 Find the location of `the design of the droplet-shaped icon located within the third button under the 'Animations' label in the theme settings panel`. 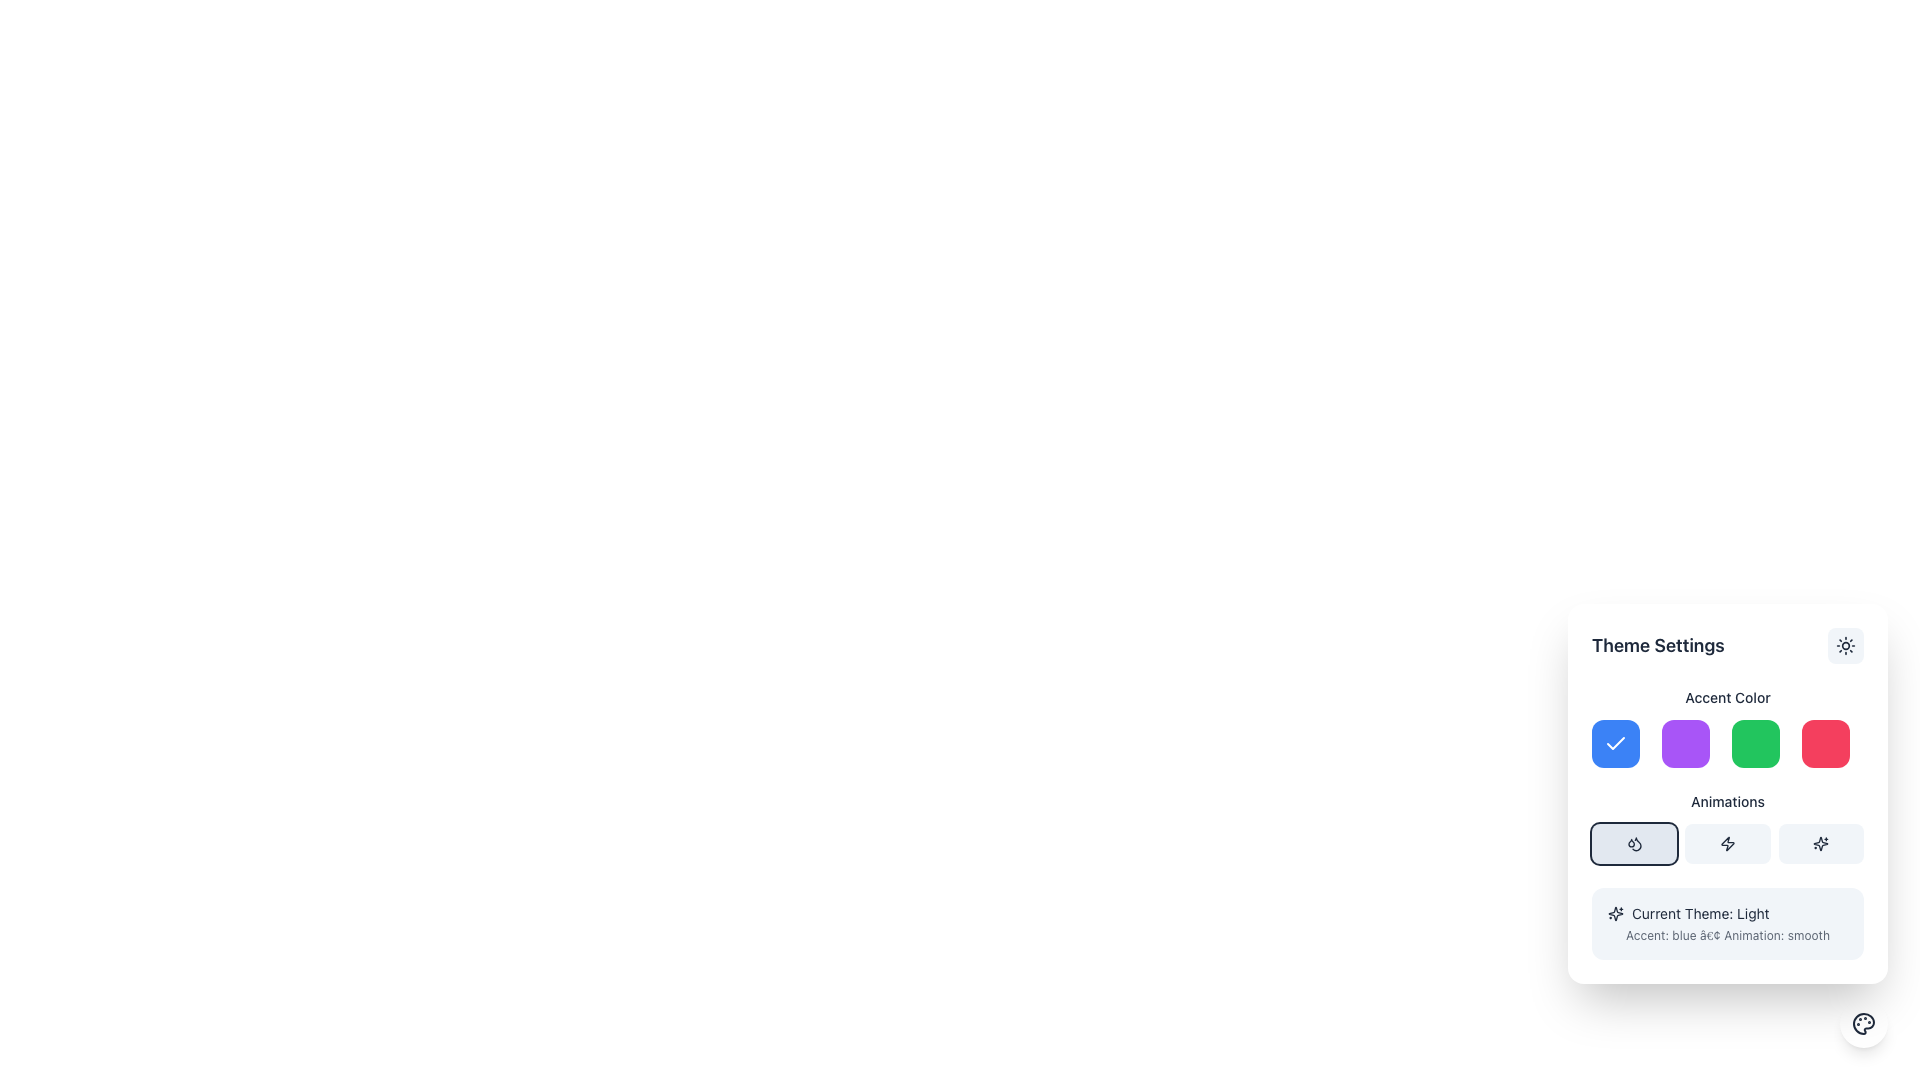

the design of the droplet-shaped icon located within the third button under the 'Animations' label in the theme settings panel is located at coordinates (1636, 844).